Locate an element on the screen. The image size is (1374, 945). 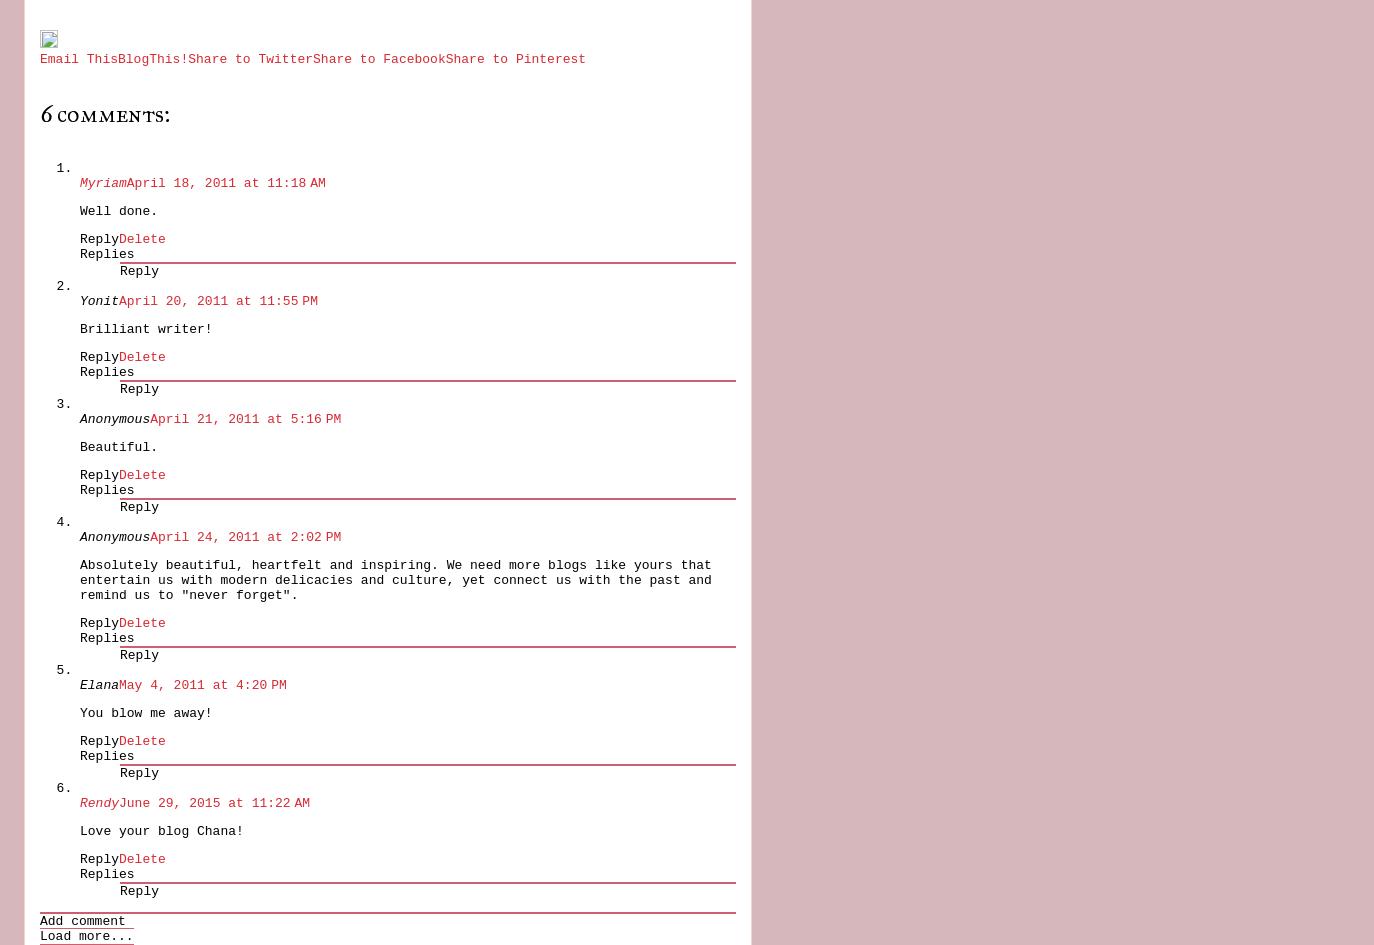
'Well done.' is located at coordinates (117, 209).